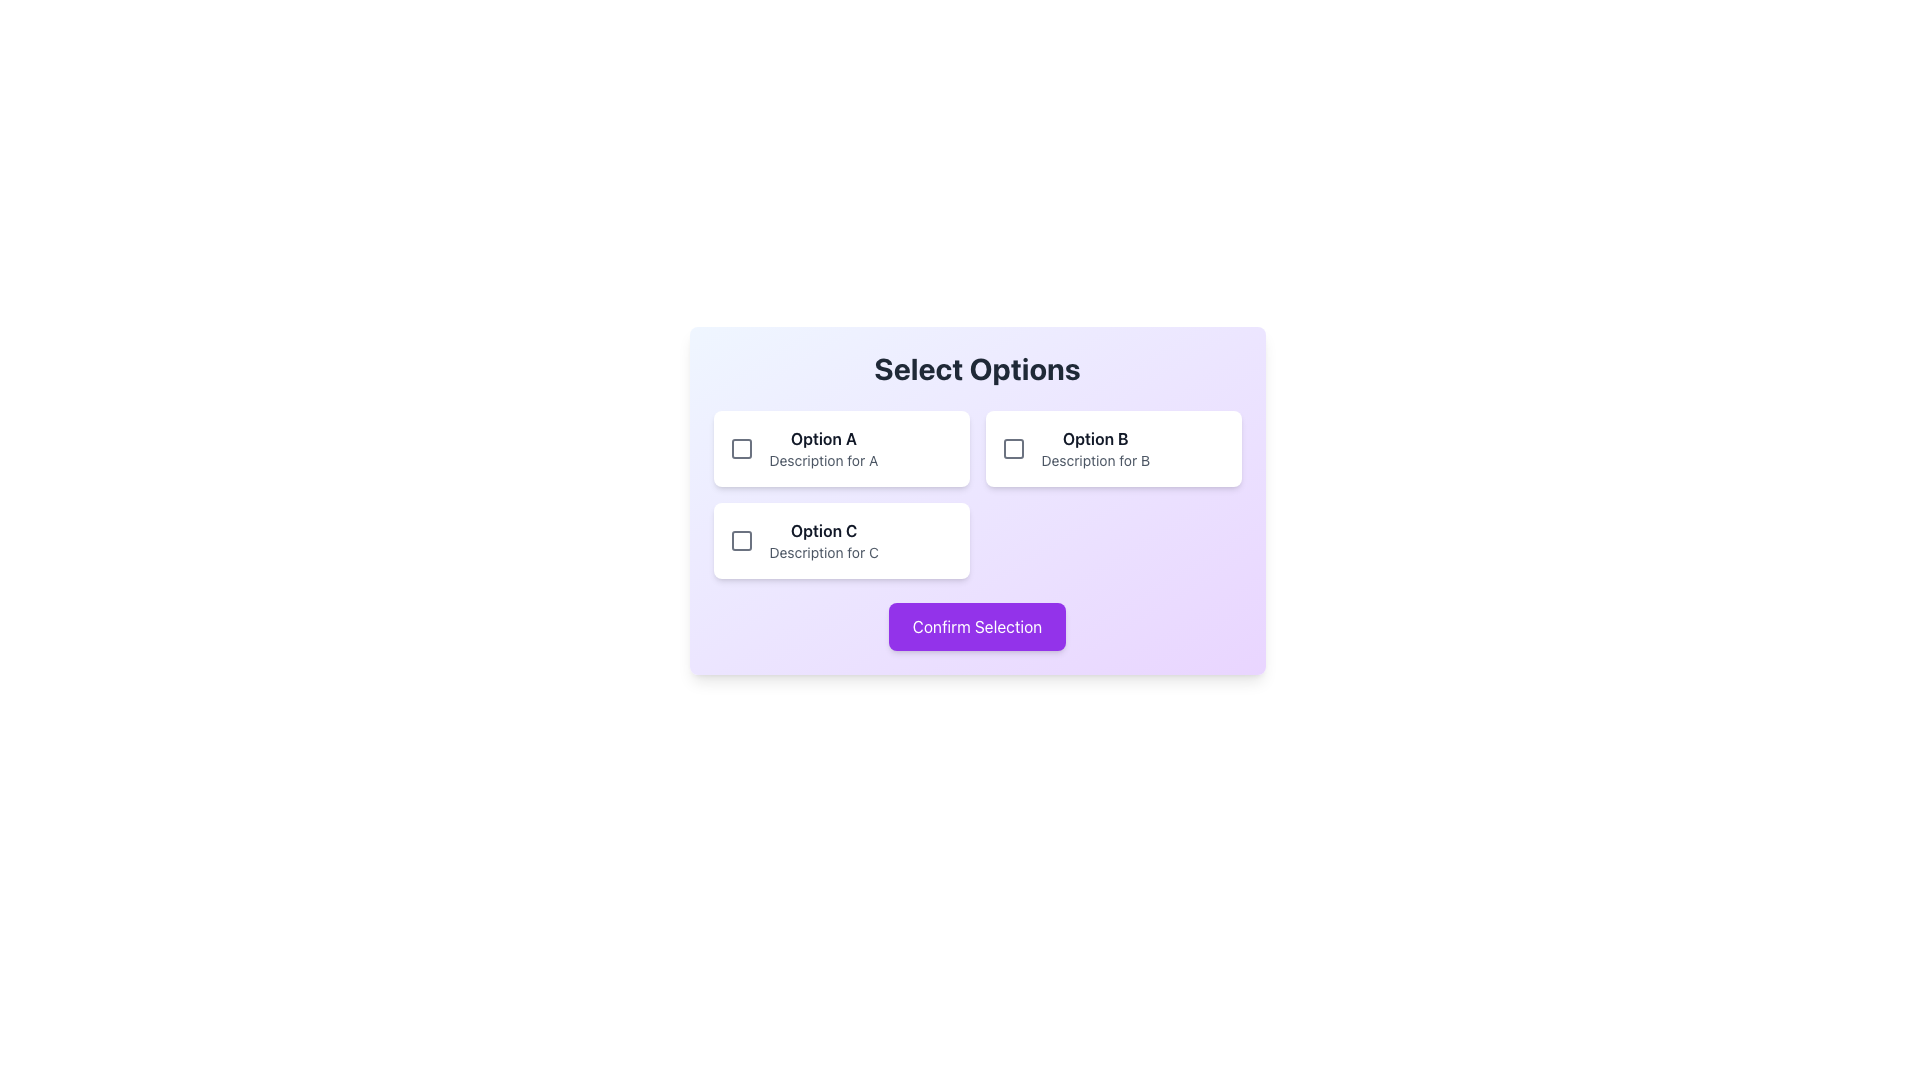 The height and width of the screenshot is (1080, 1920). Describe the element at coordinates (740, 540) in the screenshot. I see `the light gray square-shaped checkbox located within the 'Option C' block` at that location.